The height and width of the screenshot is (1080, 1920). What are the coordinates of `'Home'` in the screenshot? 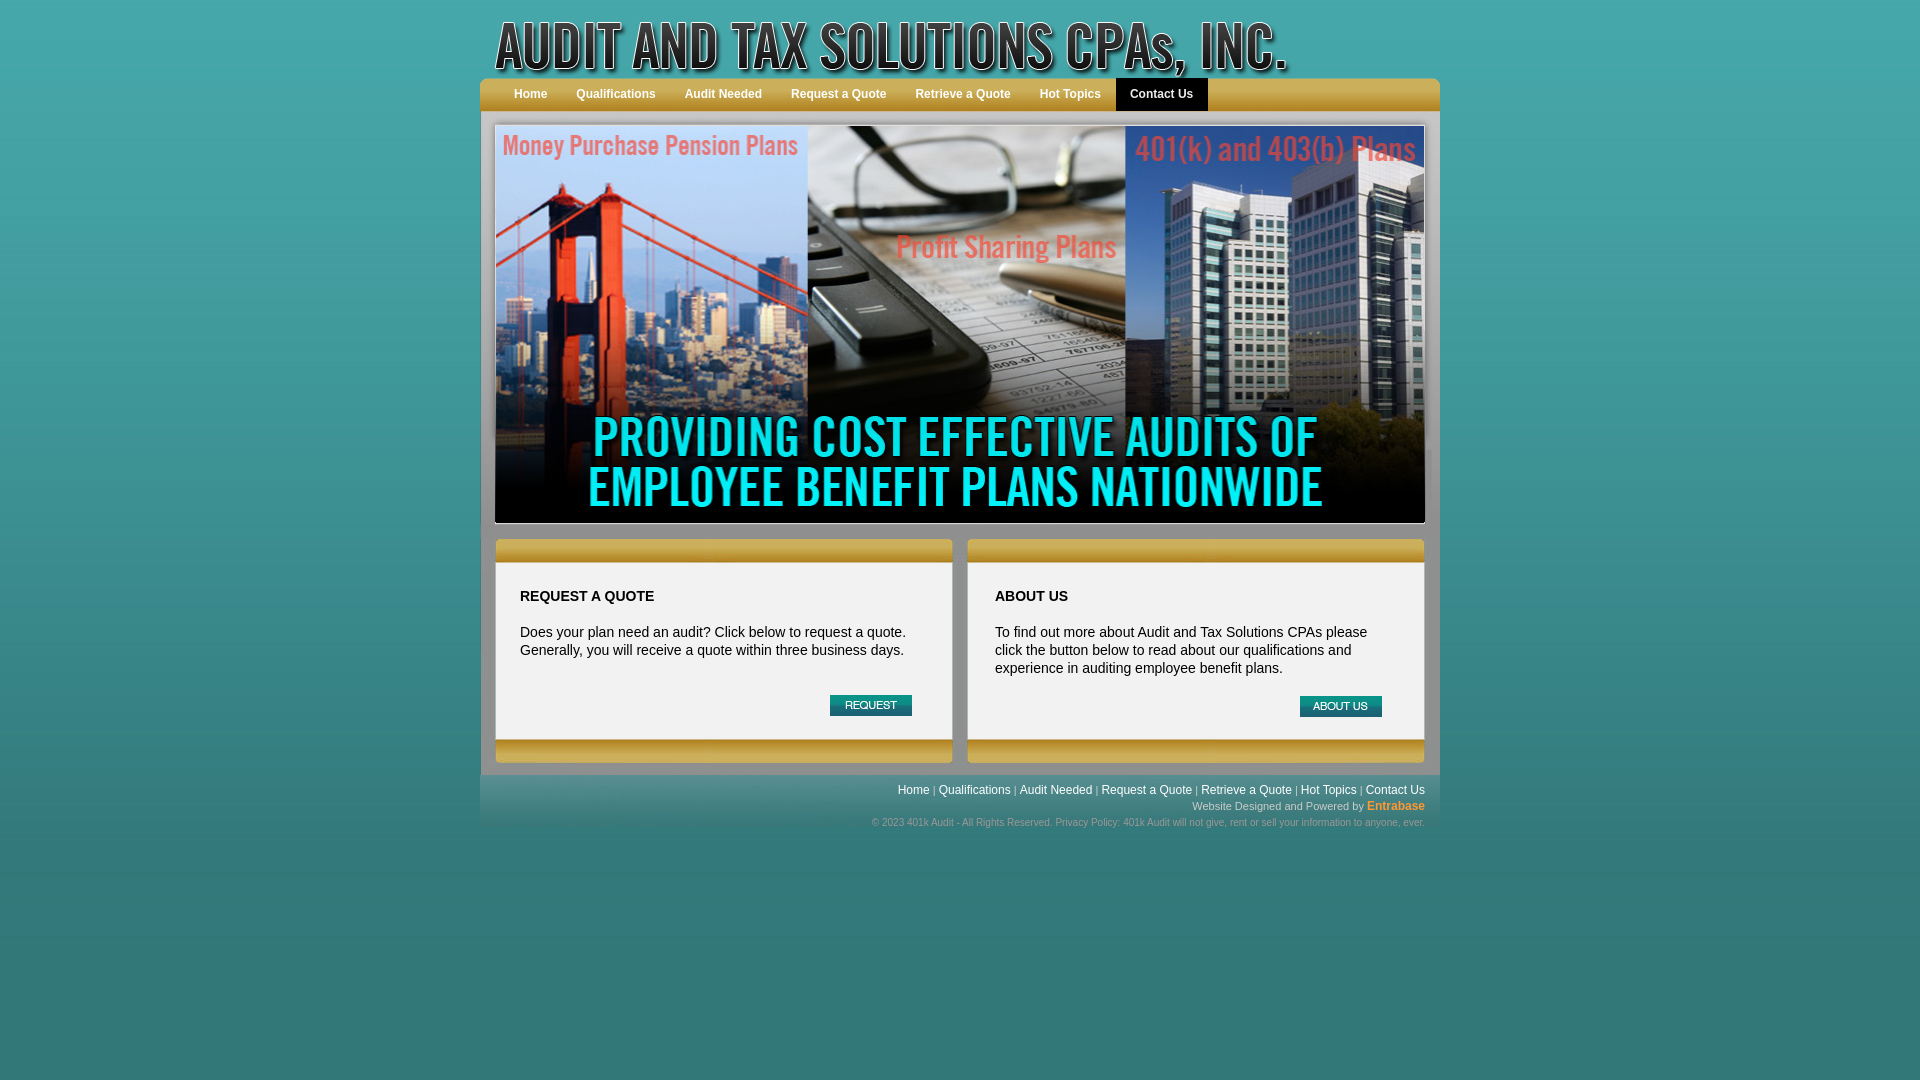 It's located at (912, 789).